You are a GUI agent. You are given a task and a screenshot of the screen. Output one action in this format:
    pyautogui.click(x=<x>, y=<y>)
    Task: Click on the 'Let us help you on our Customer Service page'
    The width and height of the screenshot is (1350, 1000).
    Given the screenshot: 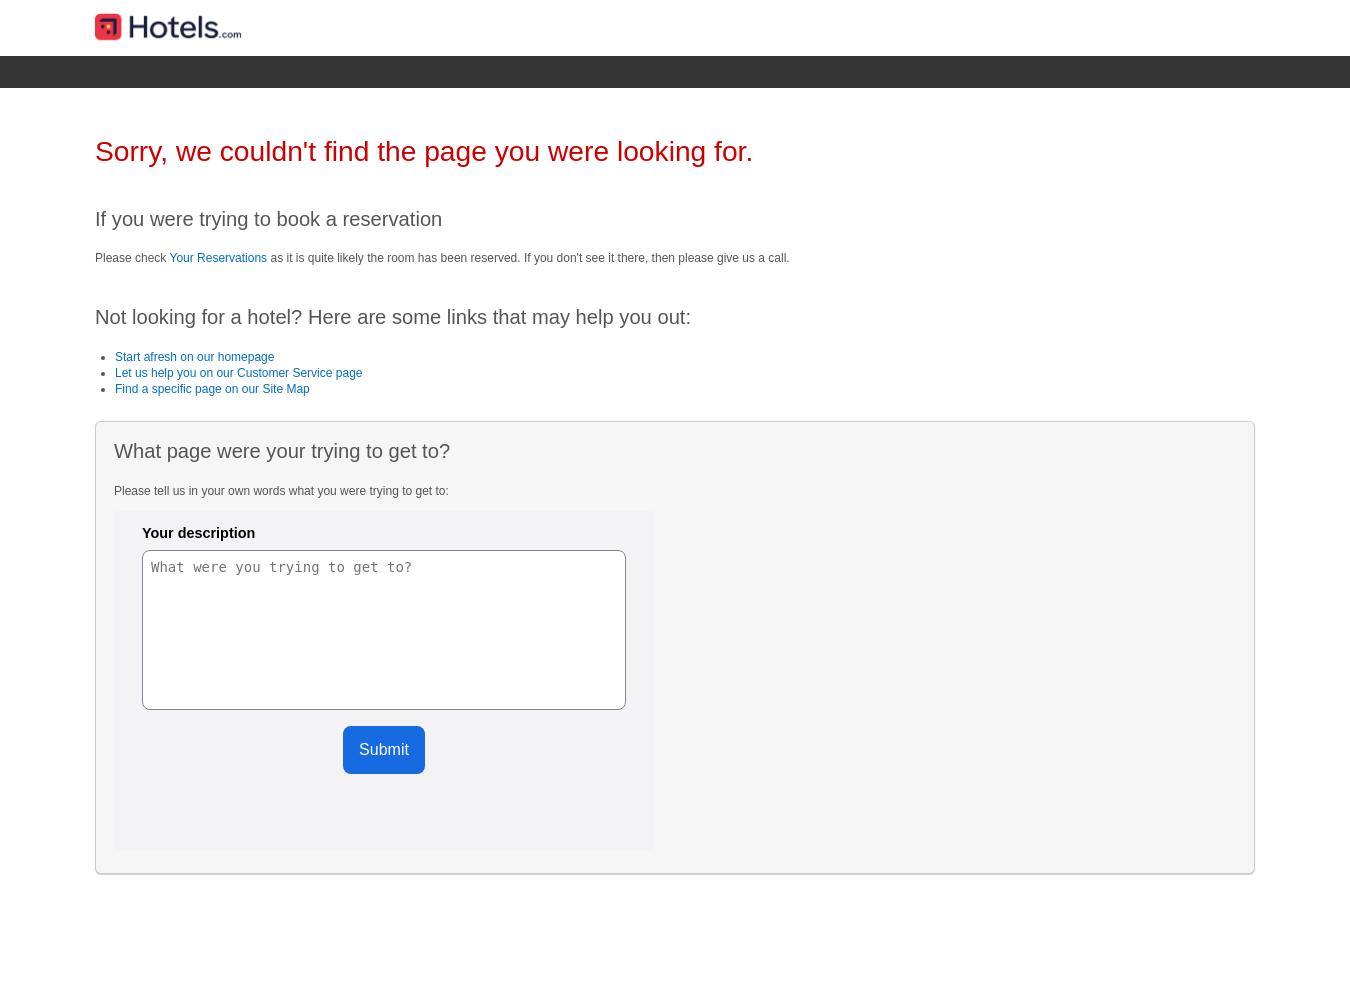 What is the action you would take?
    pyautogui.click(x=115, y=371)
    